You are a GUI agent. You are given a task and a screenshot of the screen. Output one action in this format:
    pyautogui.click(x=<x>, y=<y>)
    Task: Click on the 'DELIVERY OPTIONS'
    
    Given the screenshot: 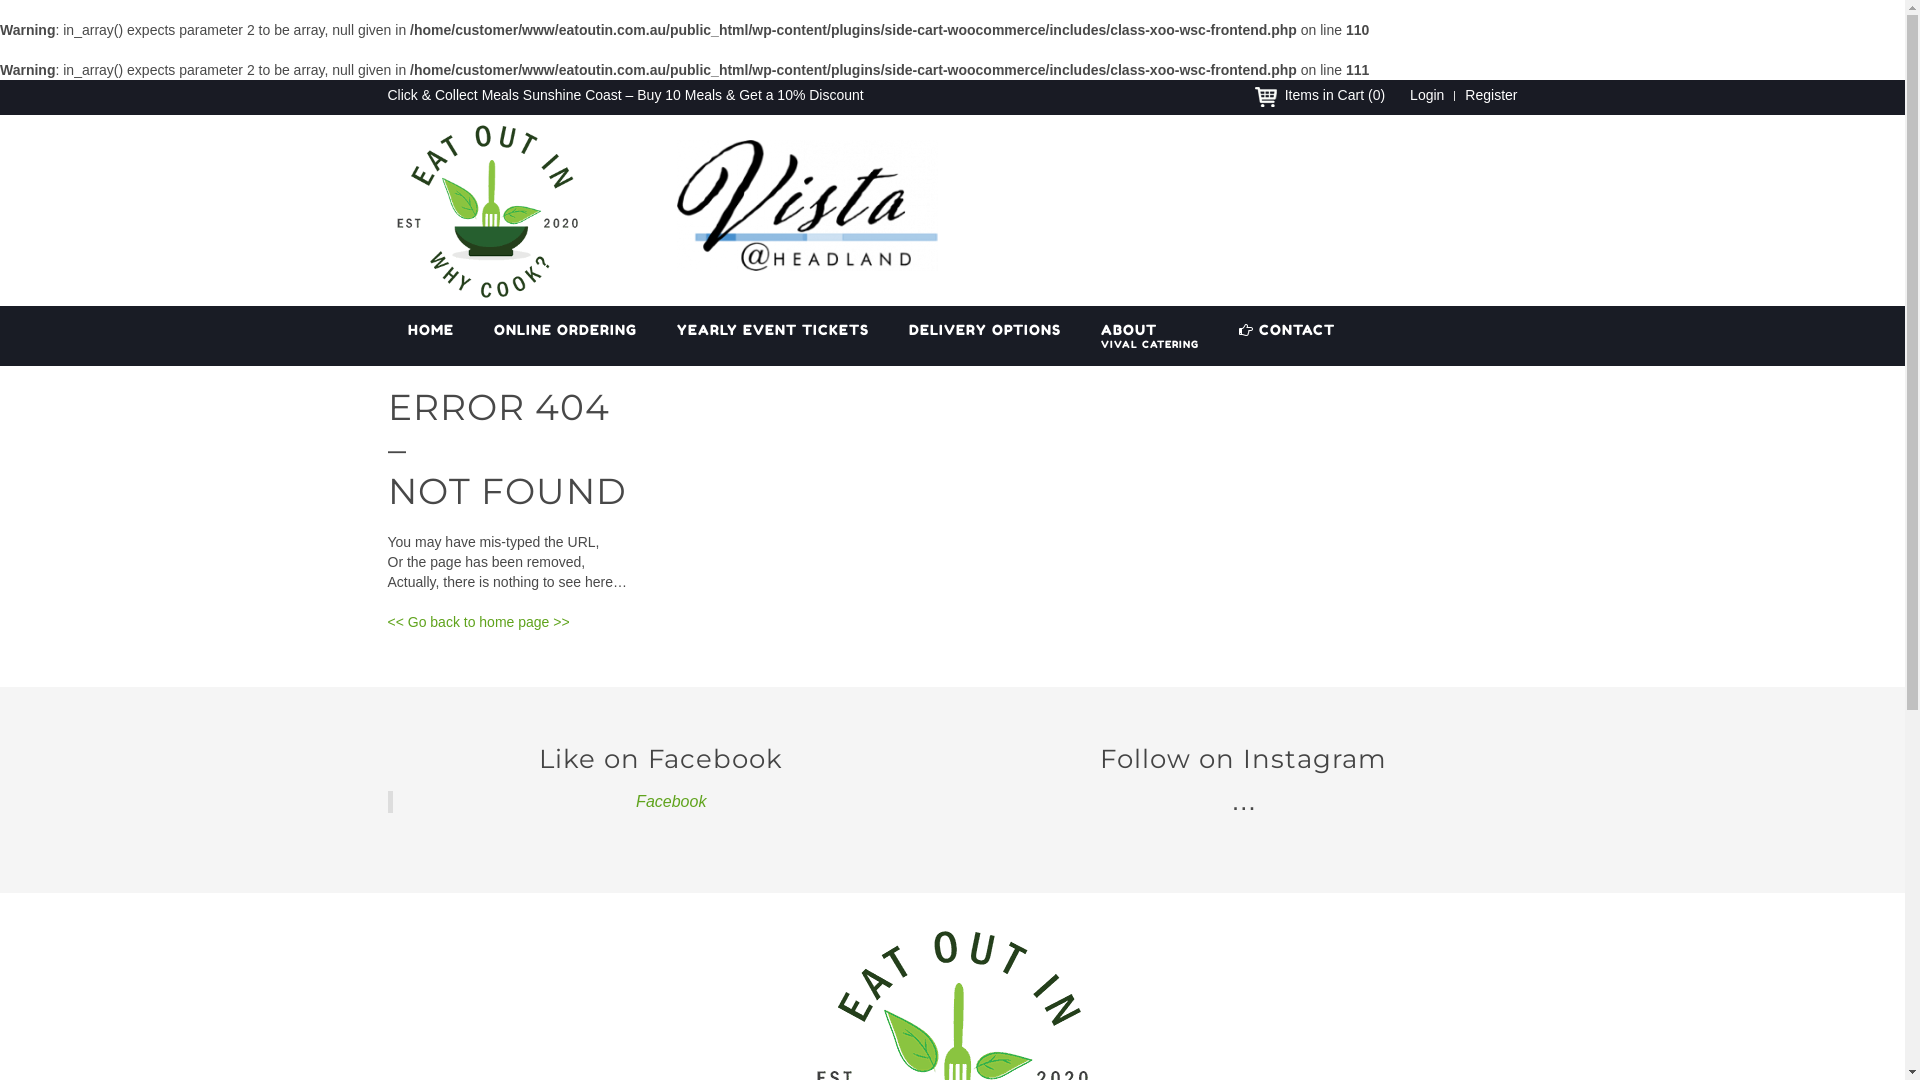 What is the action you would take?
    pyautogui.click(x=983, y=334)
    